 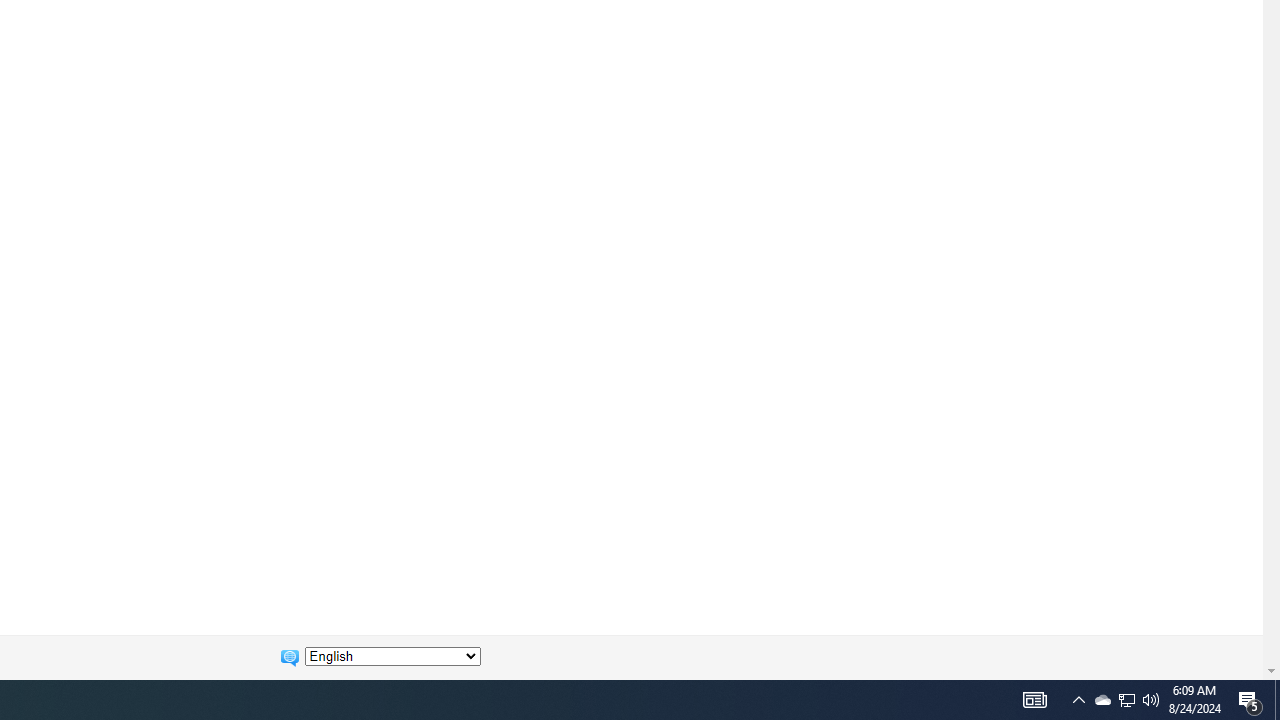 I want to click on 'Change language:', so click(x=392, y=656).